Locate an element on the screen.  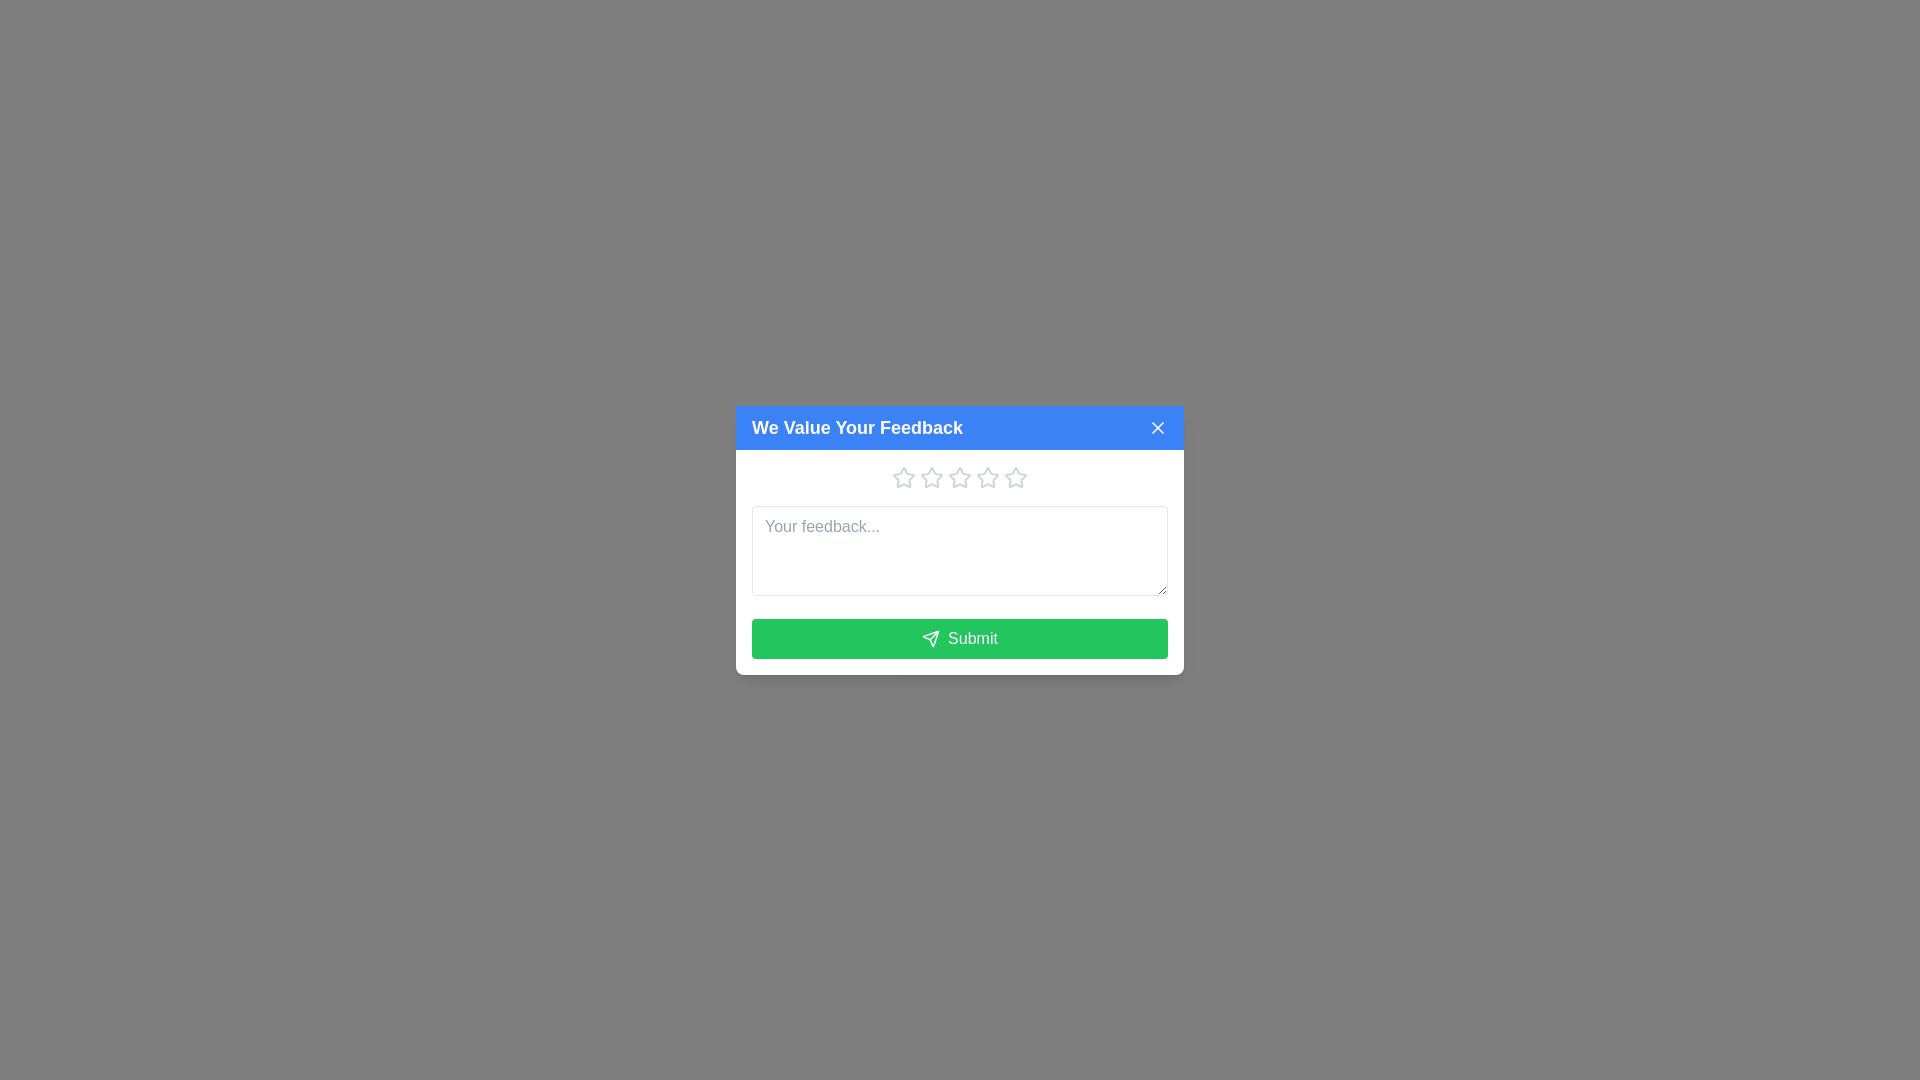
the star icon in the Rating Component to set the rating, which is a horizontal arrangement of five outlined star icons located below the heading 'We Value Your Feedback' in the feedback dialog is located at coordinates (960, 477).